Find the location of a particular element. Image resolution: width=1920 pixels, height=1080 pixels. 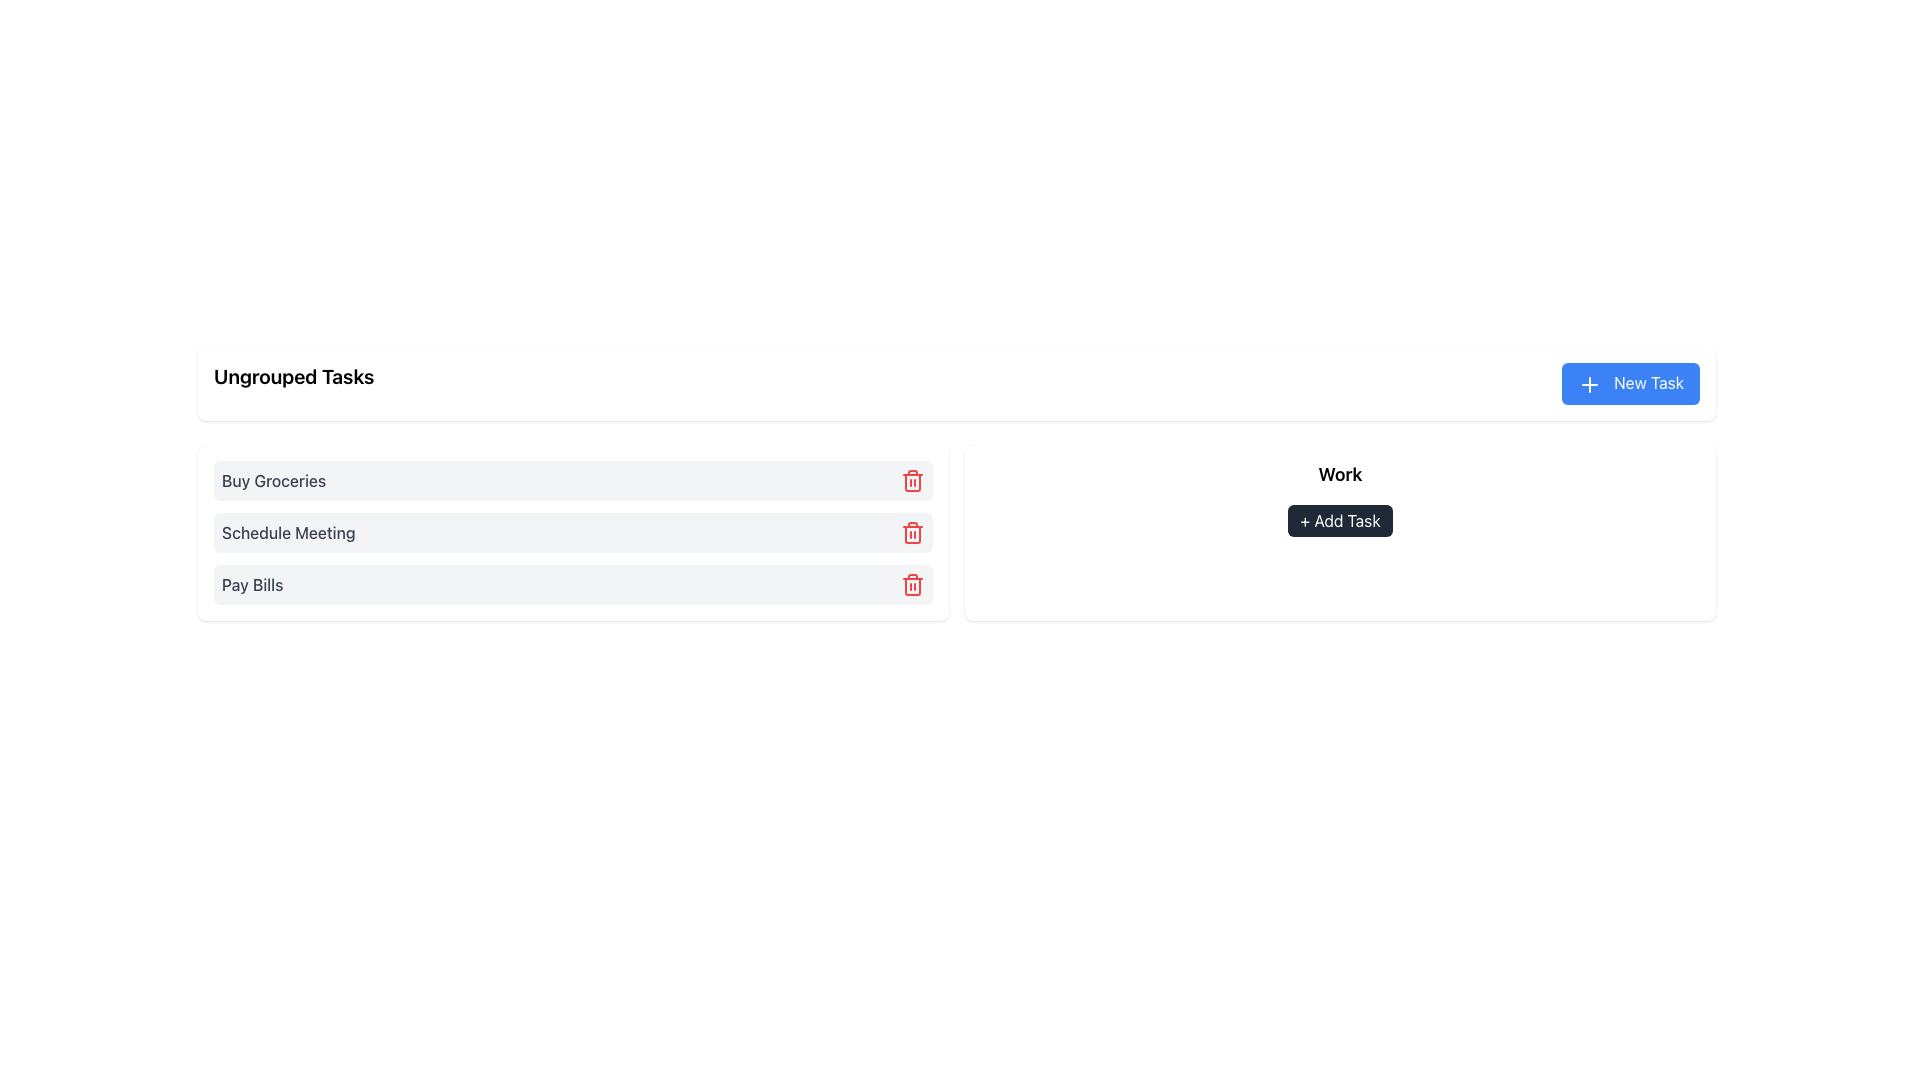

the Text Label that indicates the section of ungrouped tasks, located in the top left corner of a white box with rounded edges is located at coordinates (293, 383).